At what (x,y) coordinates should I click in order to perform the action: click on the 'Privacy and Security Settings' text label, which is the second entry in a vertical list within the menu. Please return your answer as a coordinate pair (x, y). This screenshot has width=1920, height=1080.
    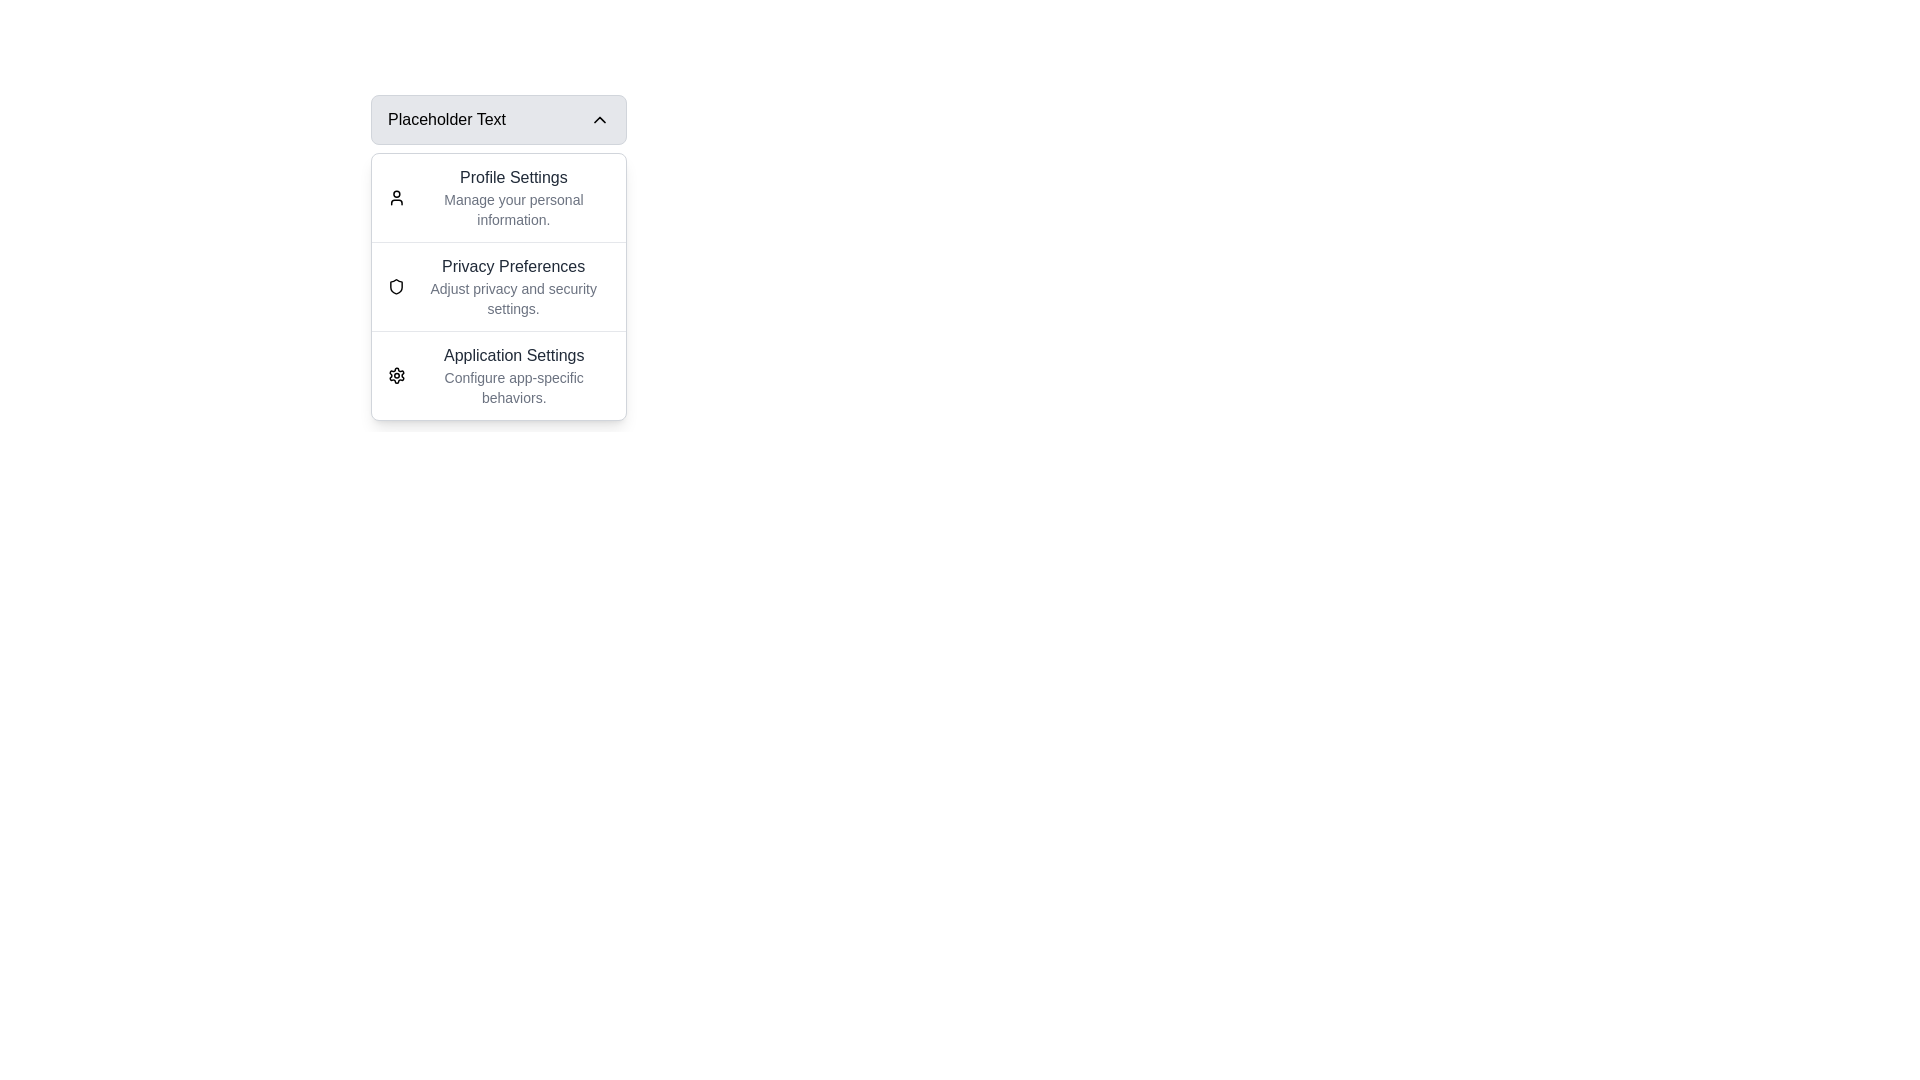
    Looking at the image, I should click on (513, 286).